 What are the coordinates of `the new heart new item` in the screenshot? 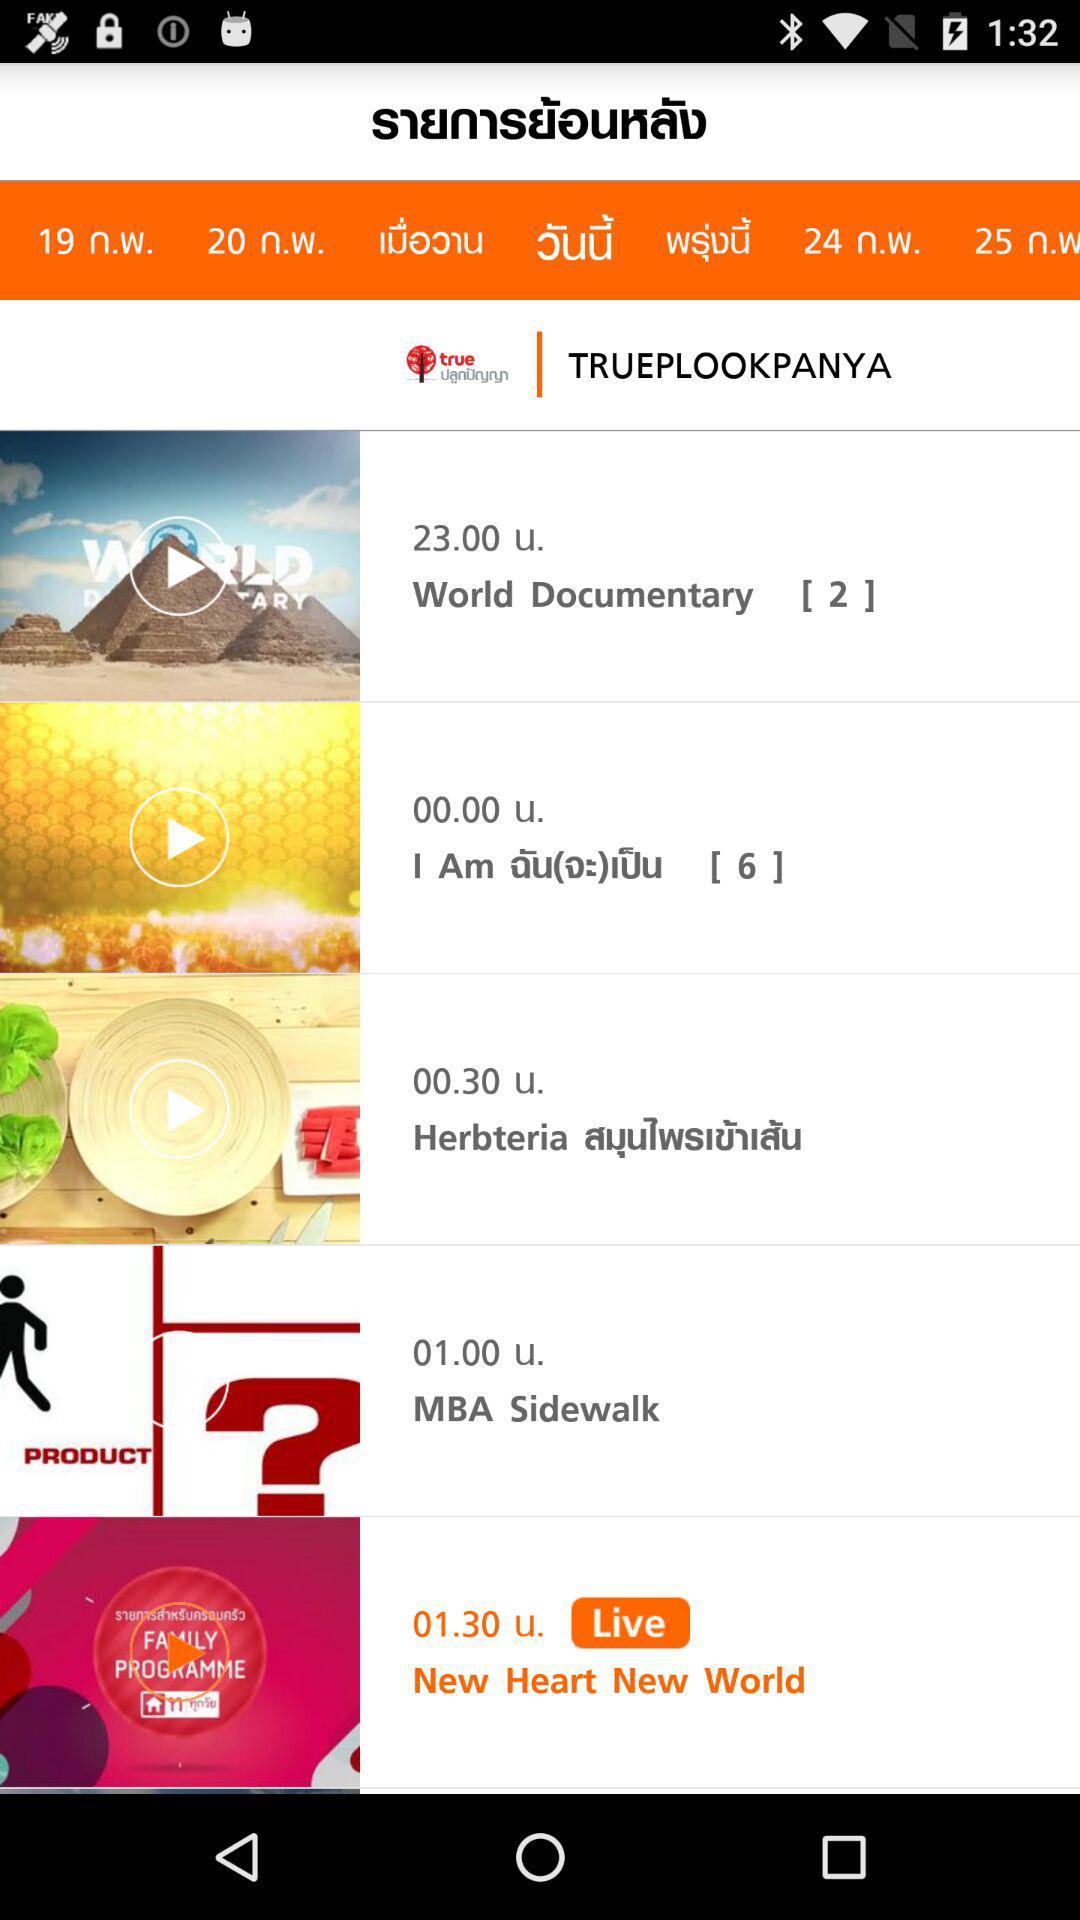 It's located at (608, 1680).